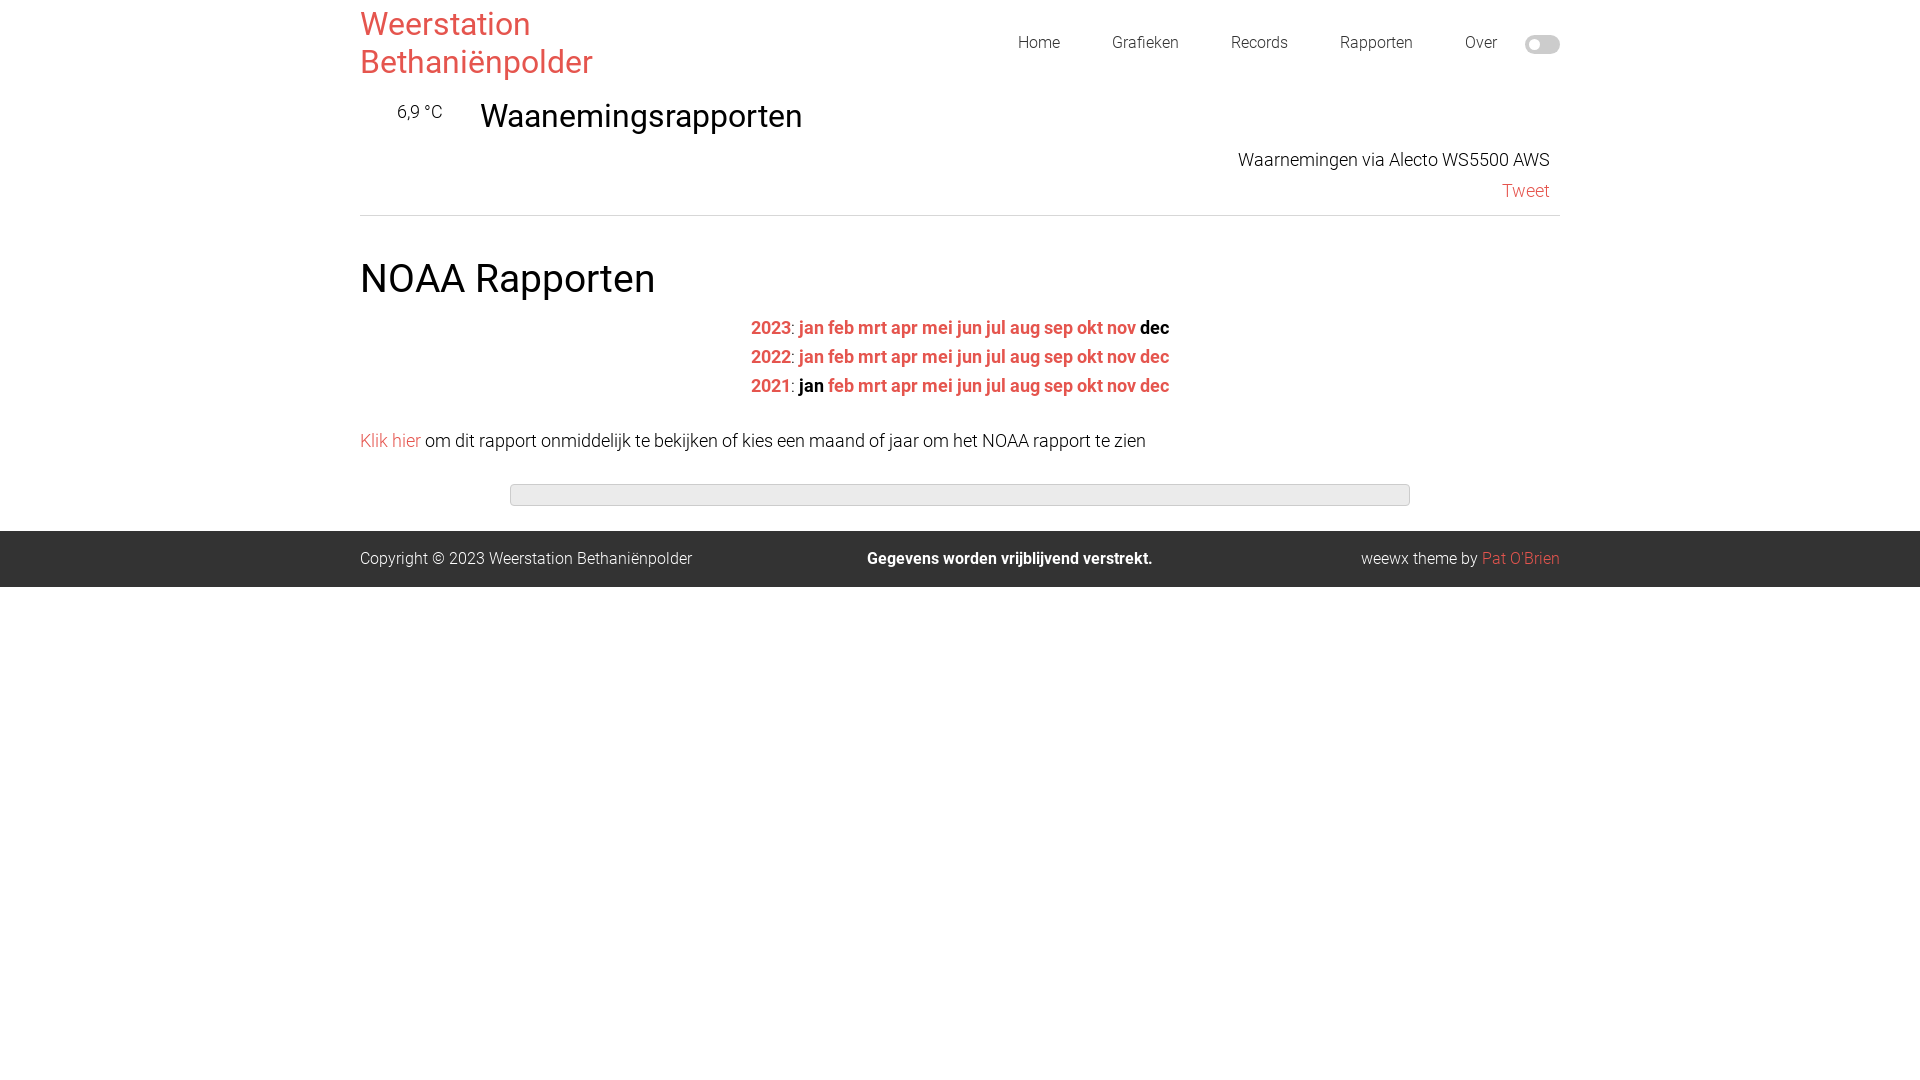 The height and width of the screenshot is (1080, 1920). Describe the element at coordinates (840, 326) in the screenshot. I see `'feb'` at that location.